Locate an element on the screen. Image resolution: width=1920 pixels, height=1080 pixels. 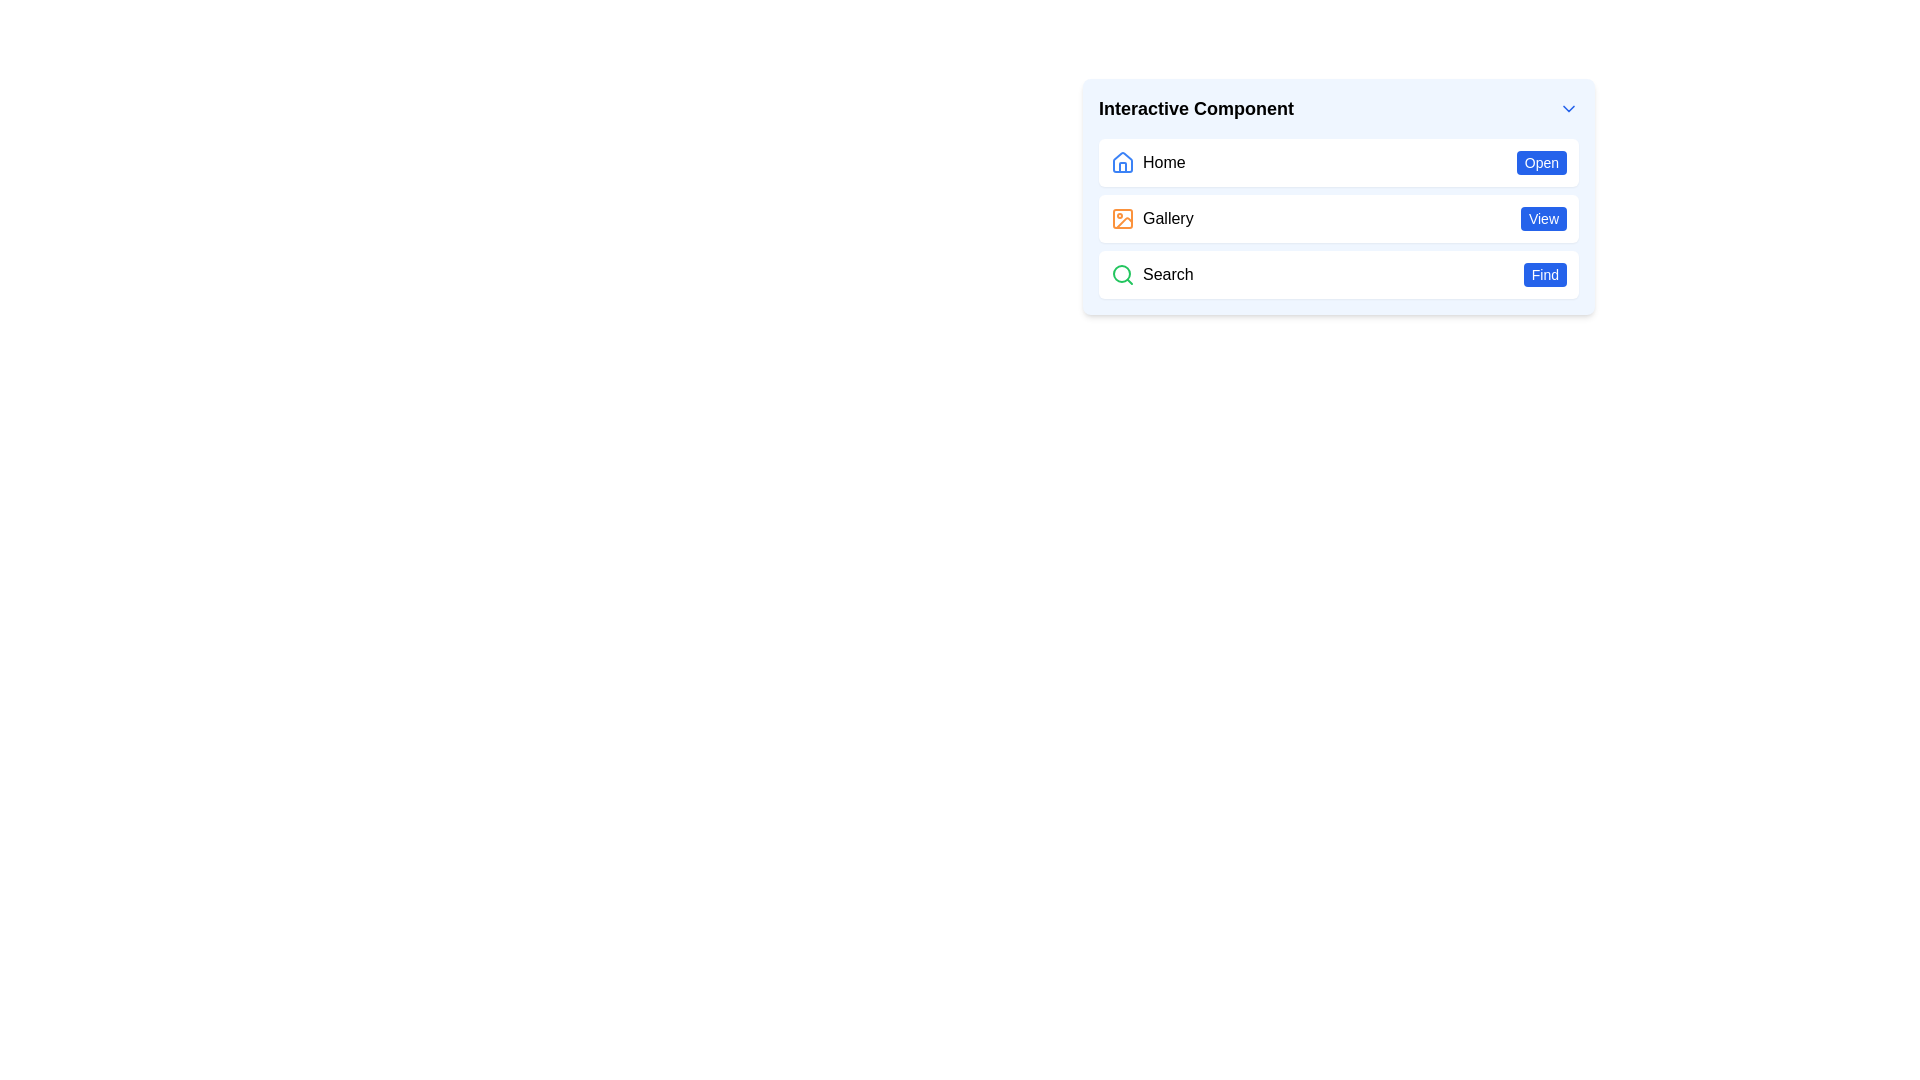
the 'View' button with a blue background and white text located in the 'Gallery' section to observe the styling change is located at coordinates (1542, 219).